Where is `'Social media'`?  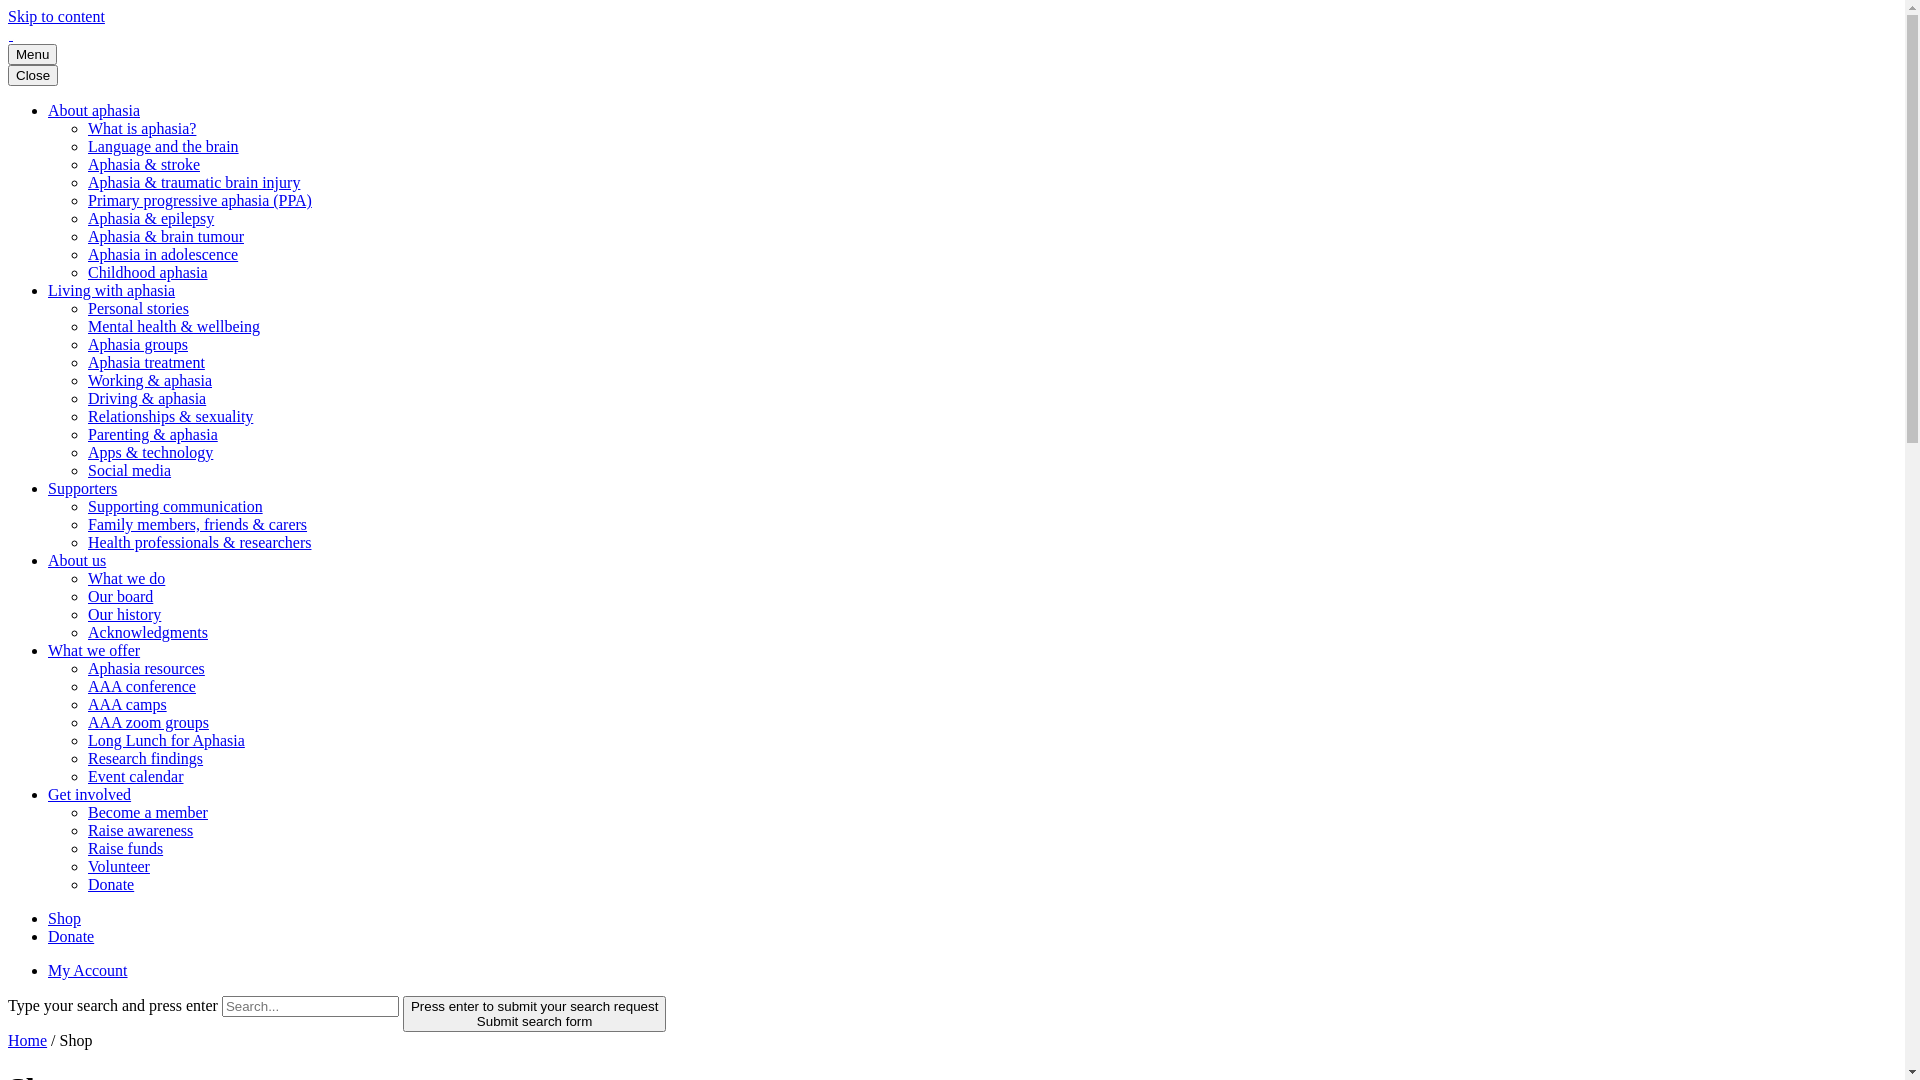 'Social media' is located at coordinates (128, 470).